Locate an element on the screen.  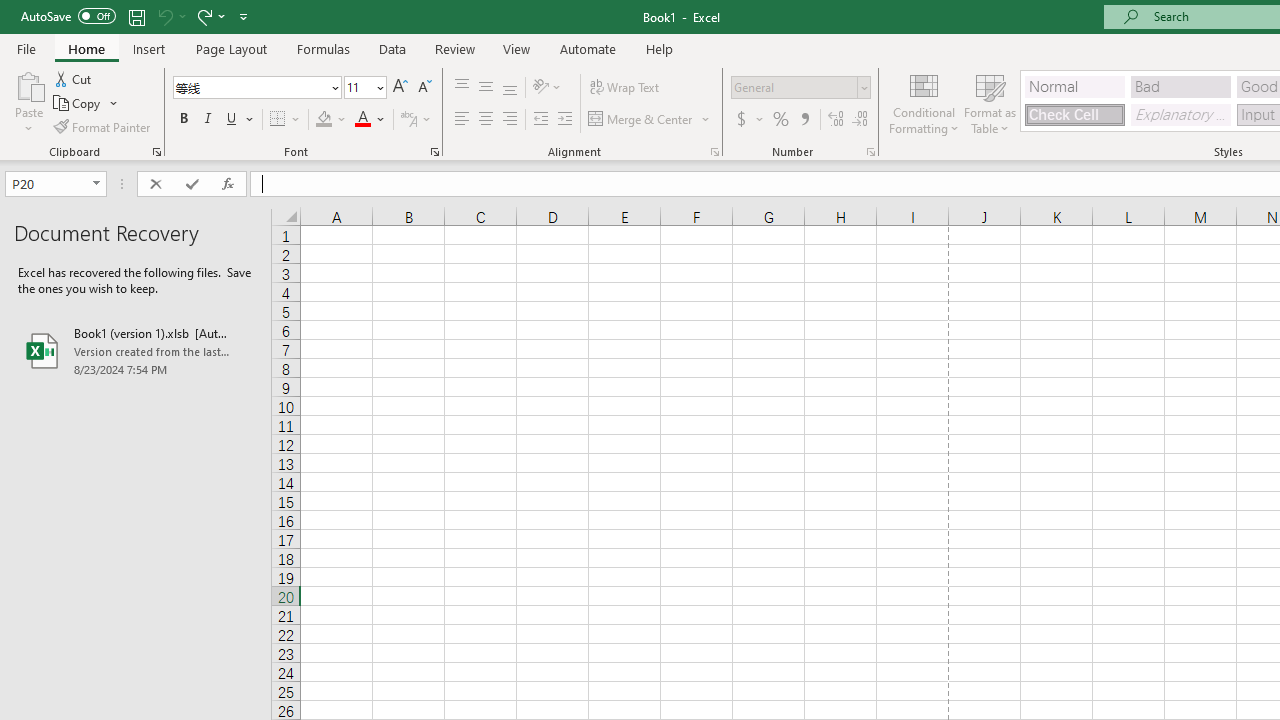
'Paste' is located at coordinates (28, 103).